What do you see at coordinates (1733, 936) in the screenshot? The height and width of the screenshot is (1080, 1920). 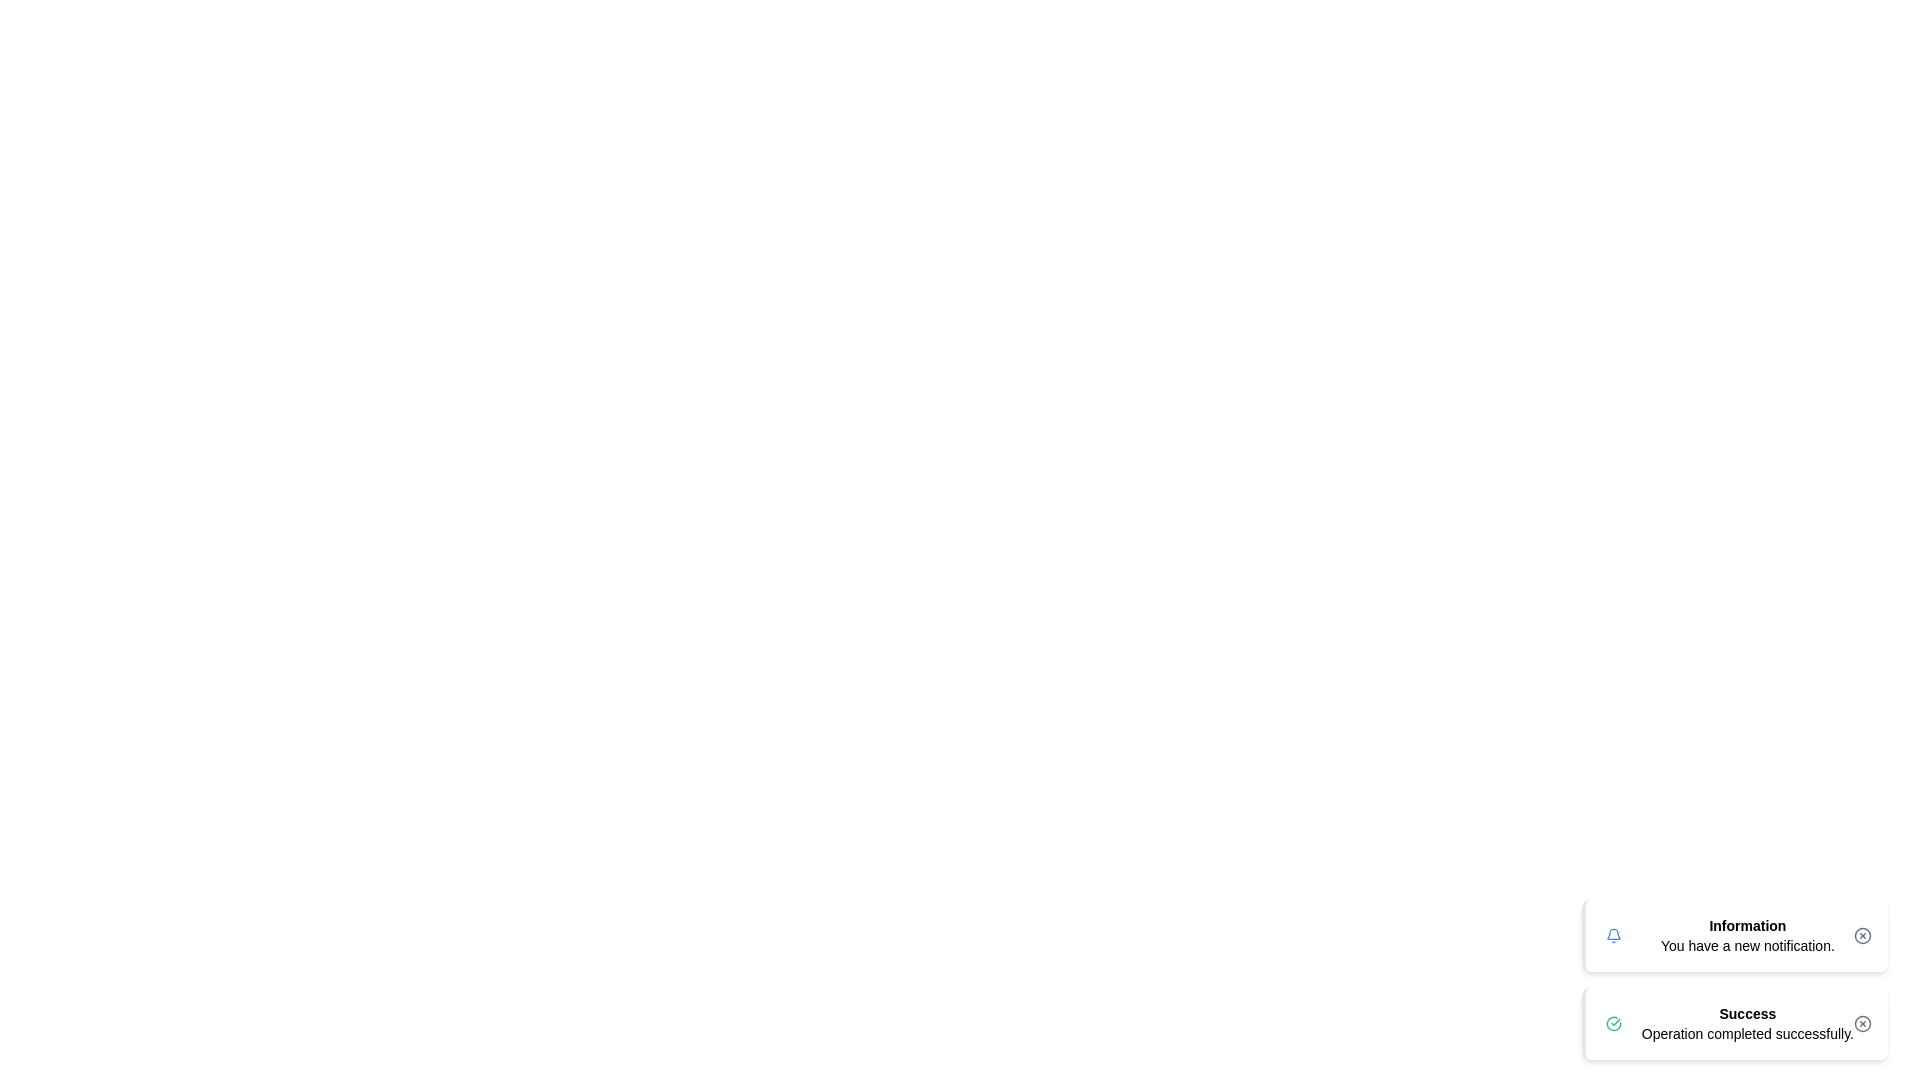 I see `the notification box with a light blue background and blue-bordered left edge, which contains the bell icon, the text 'Information', the message 'You have a new notification.', and a close button represented by an 'x' icon on the right side` at bounding box center [1733, 936].